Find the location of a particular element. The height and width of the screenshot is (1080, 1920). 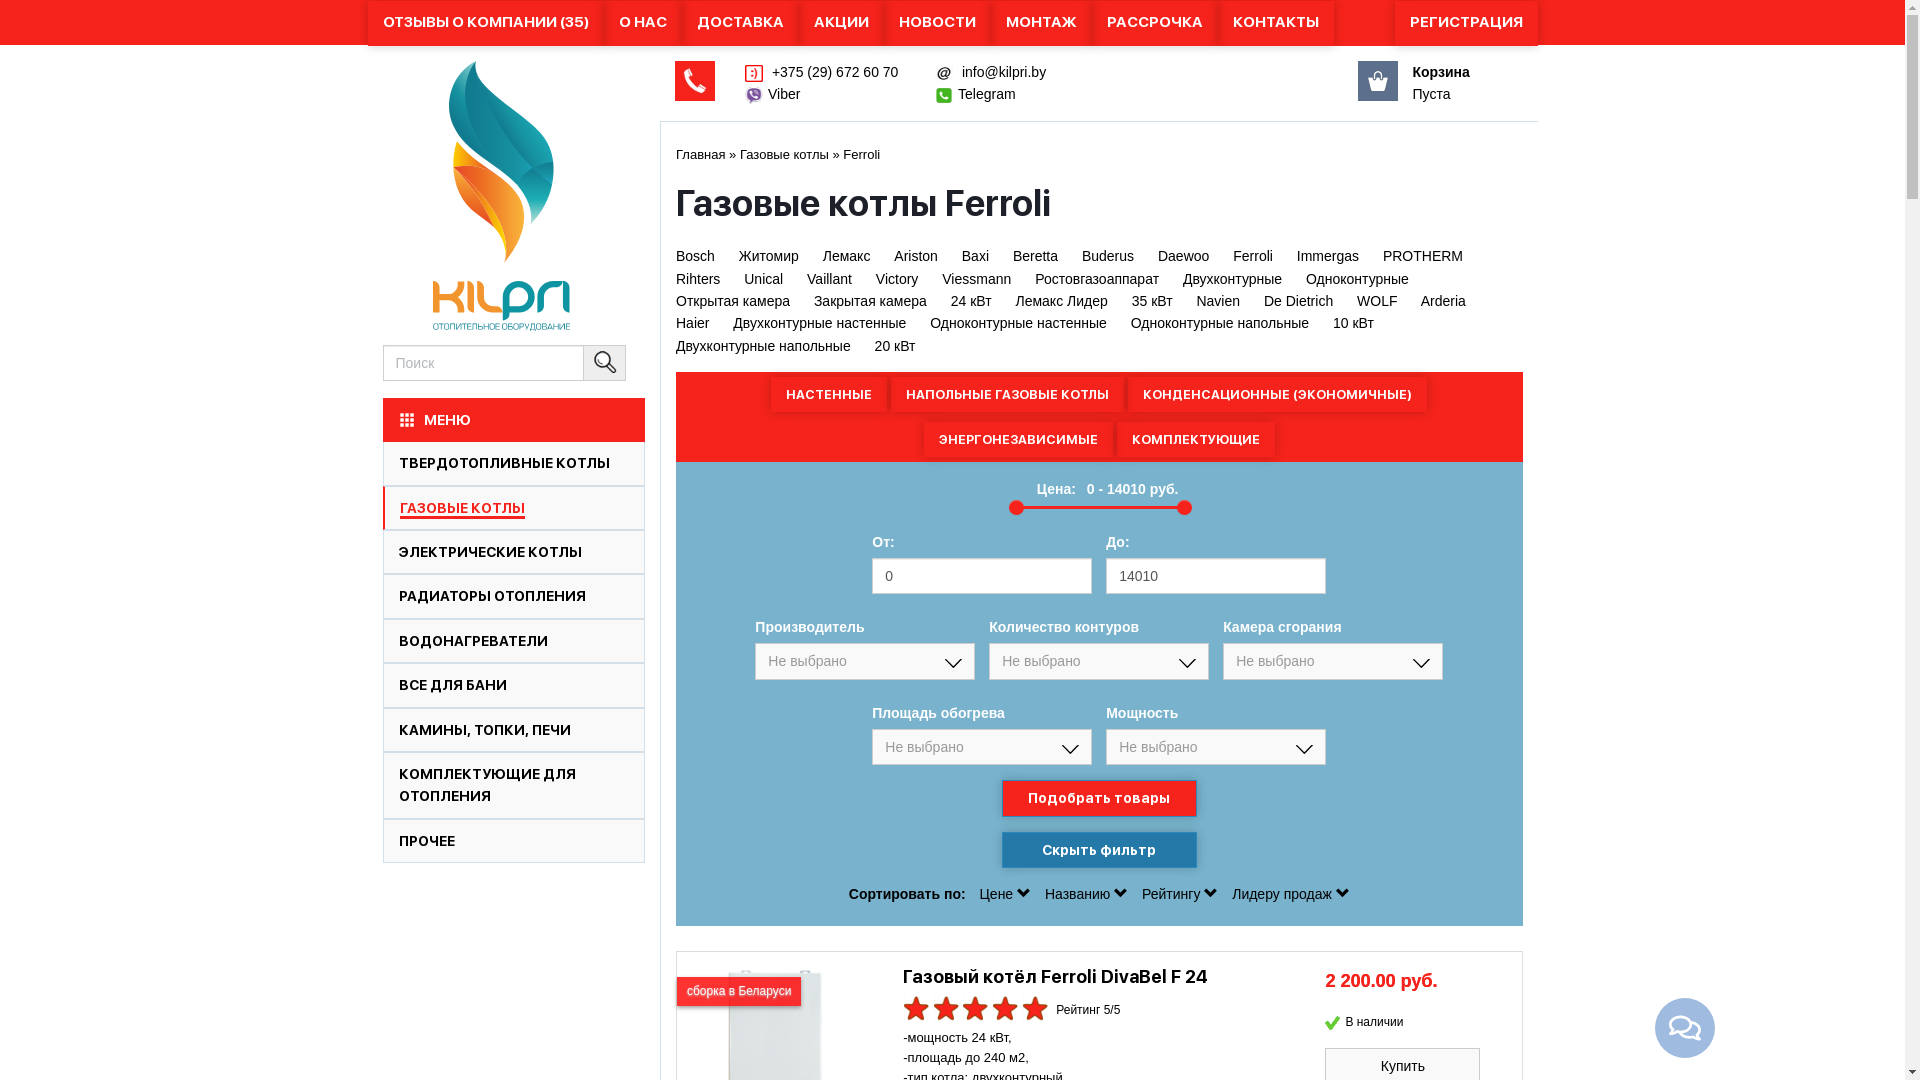

'PROTHERM' is located at coordinates (1421, 254).